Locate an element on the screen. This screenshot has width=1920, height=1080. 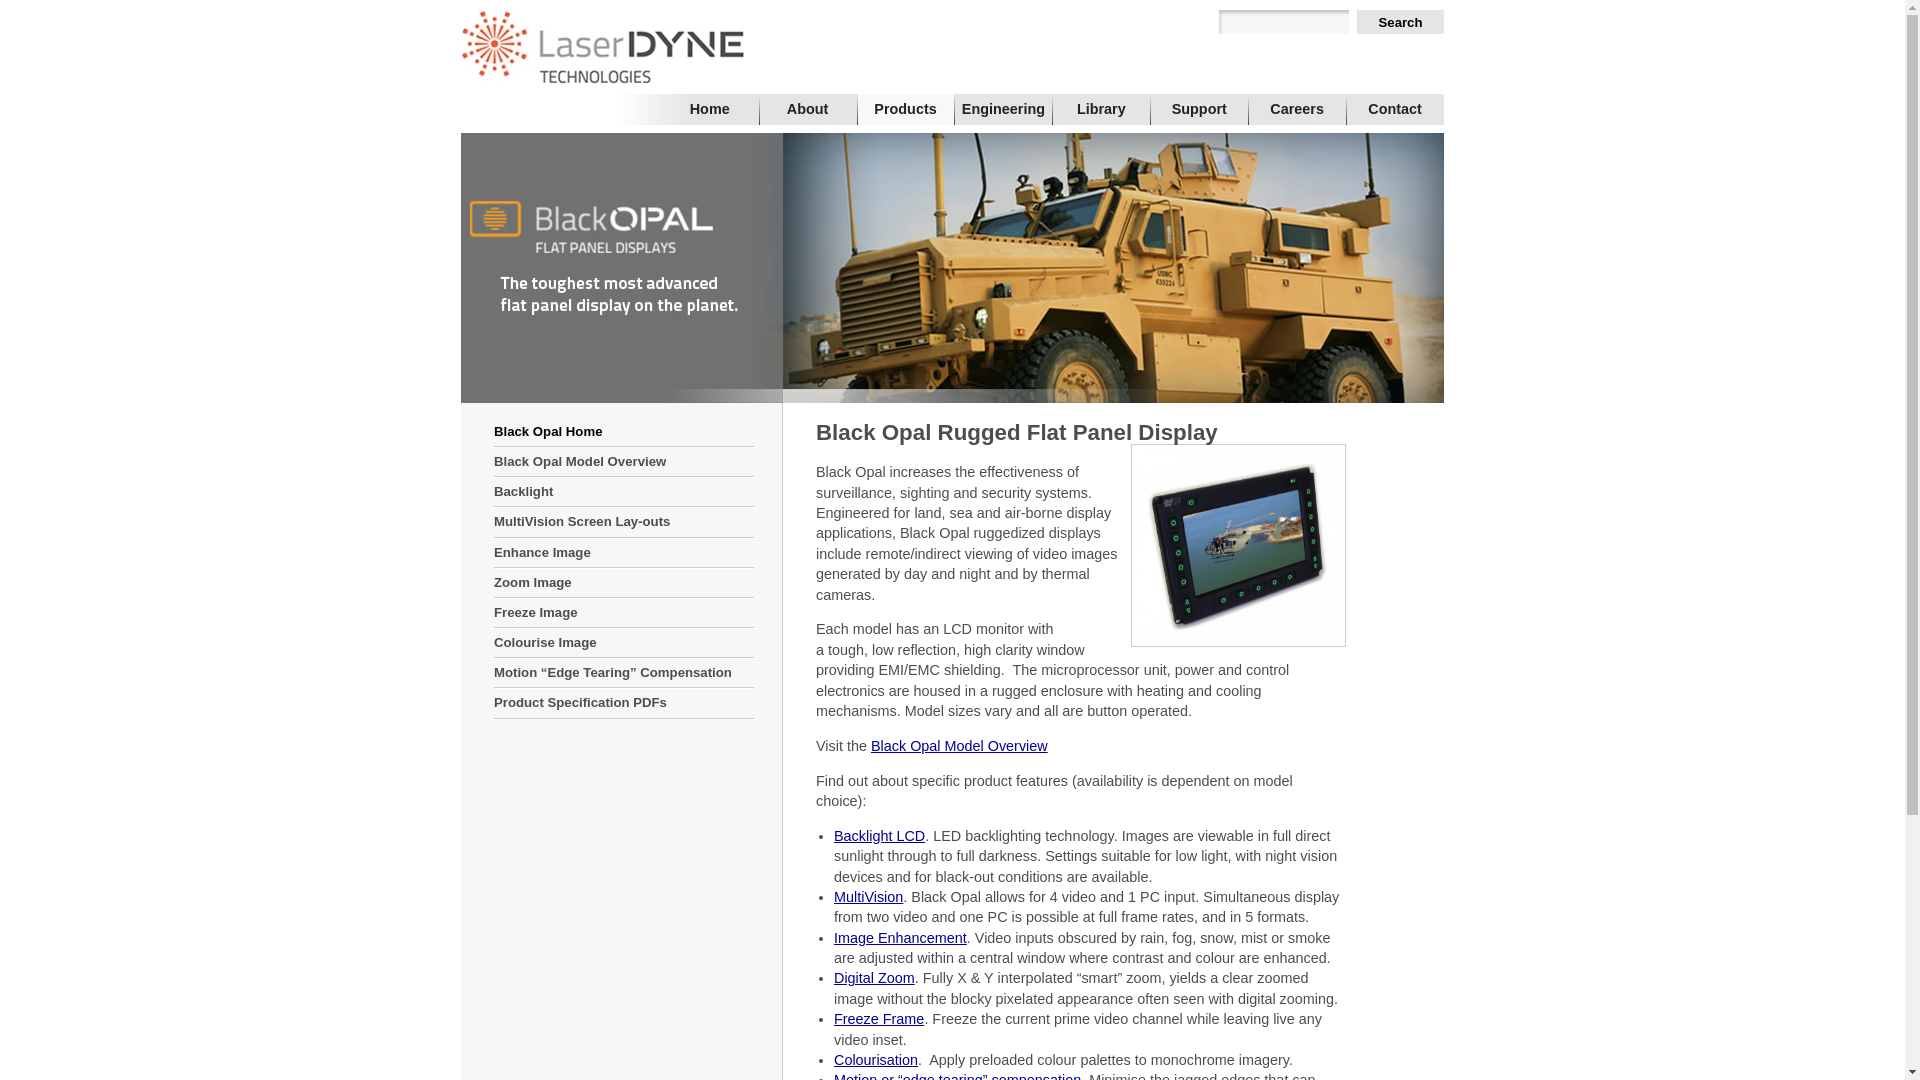
'MultiVision' is located at coordinates (868, 896).